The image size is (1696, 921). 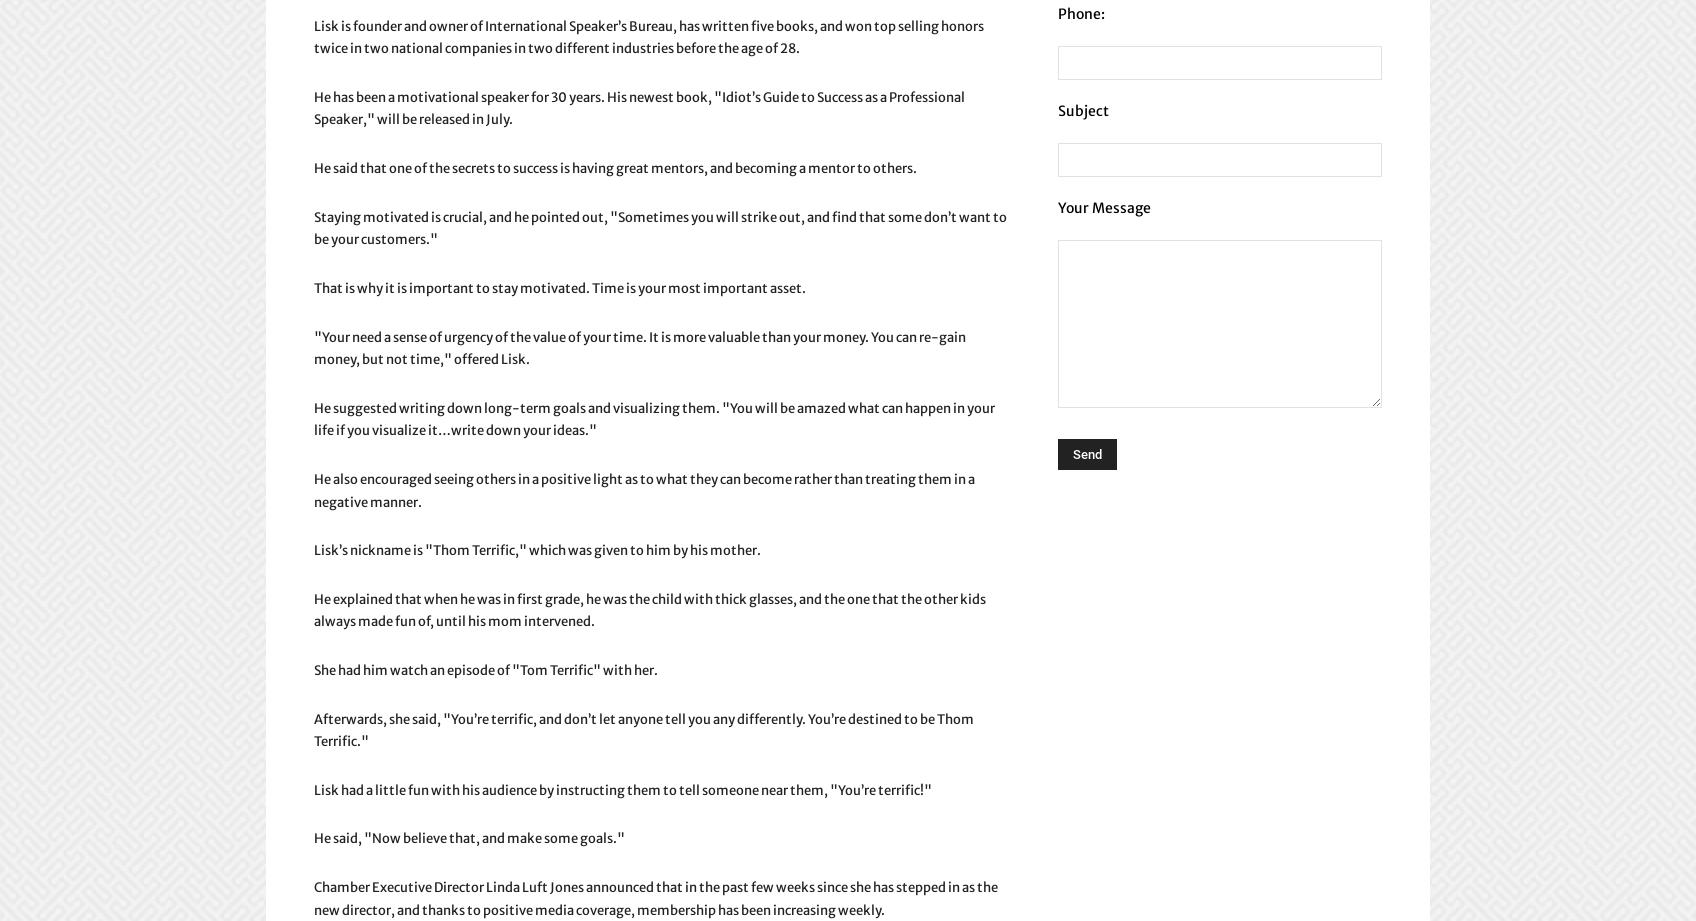 I want to click on 'Lisk is founder and owner of International Speaker’s Bureau, has written five books, and won top selling honors twice in two national companies in two different industries before the age of 28.', so click(x=648, y=37).